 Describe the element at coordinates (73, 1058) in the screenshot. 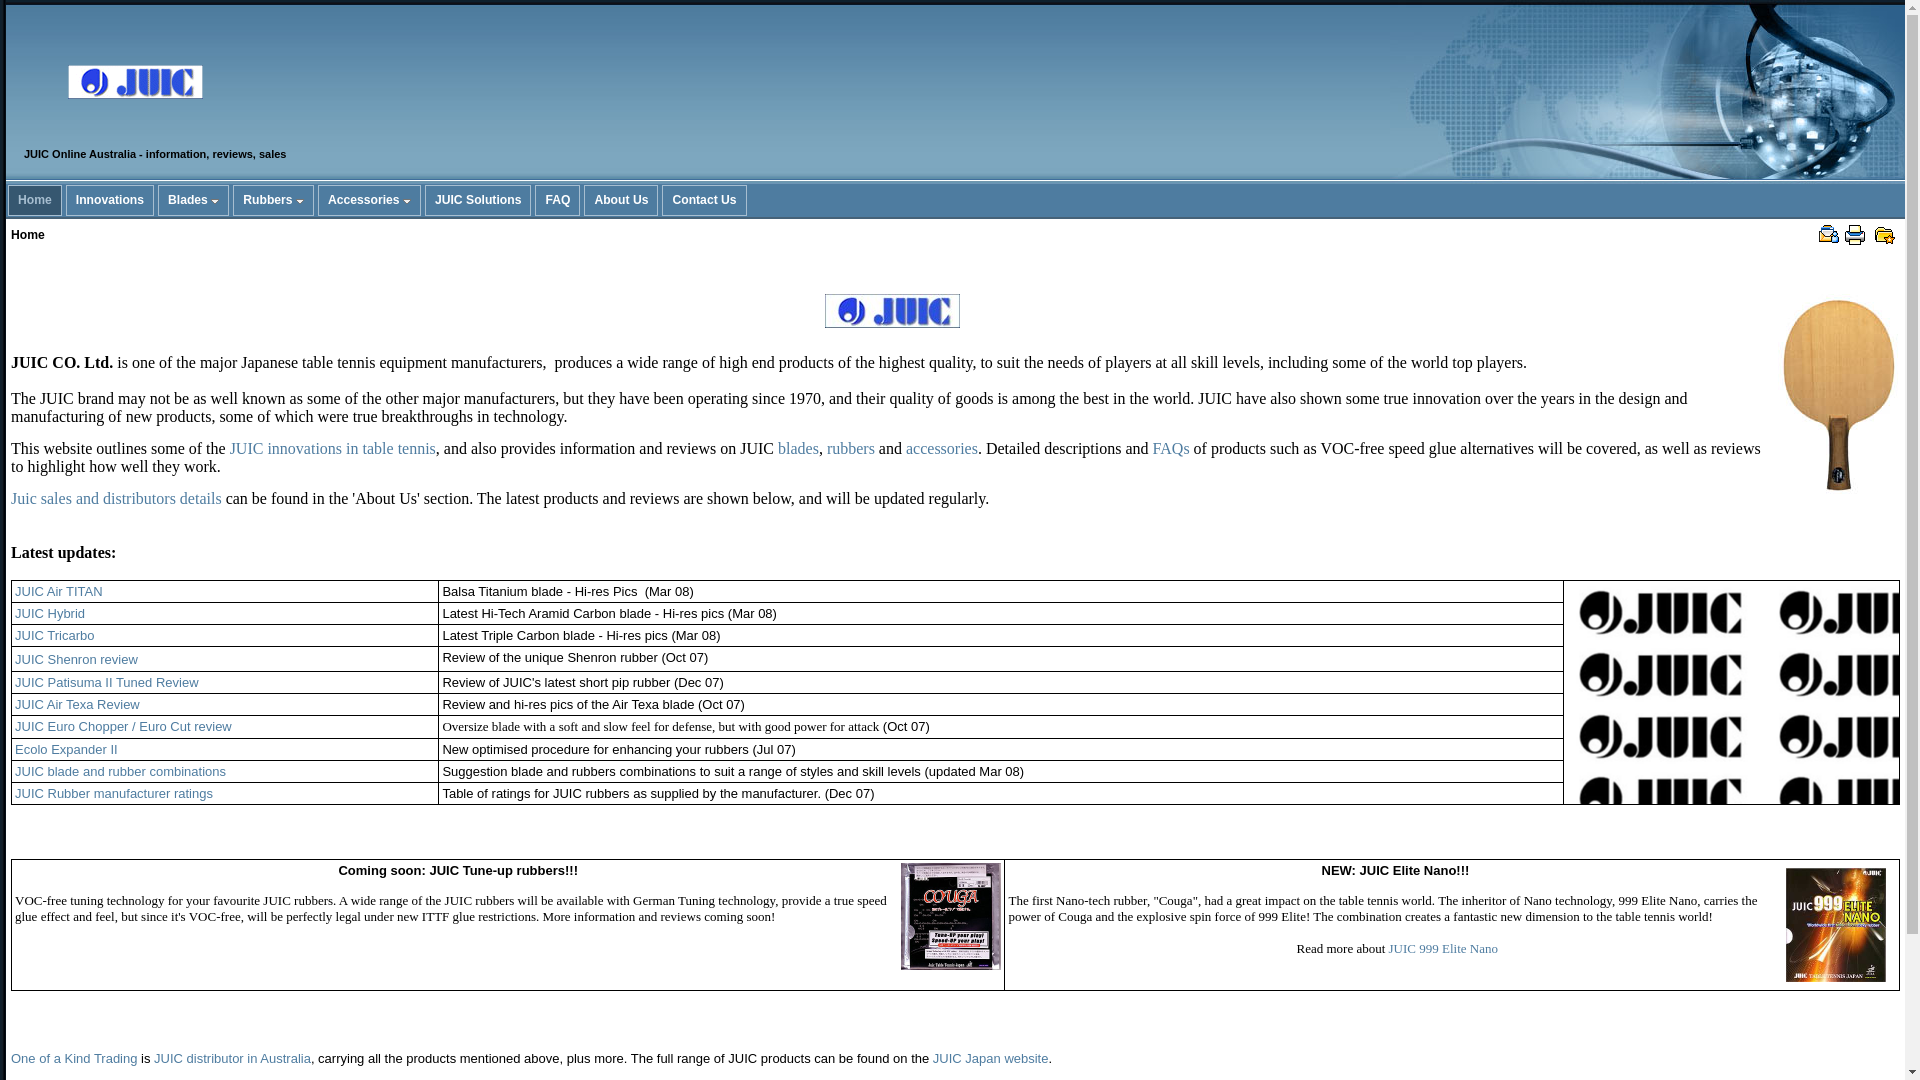

I see `'One of a Kind Trading'` at that location.